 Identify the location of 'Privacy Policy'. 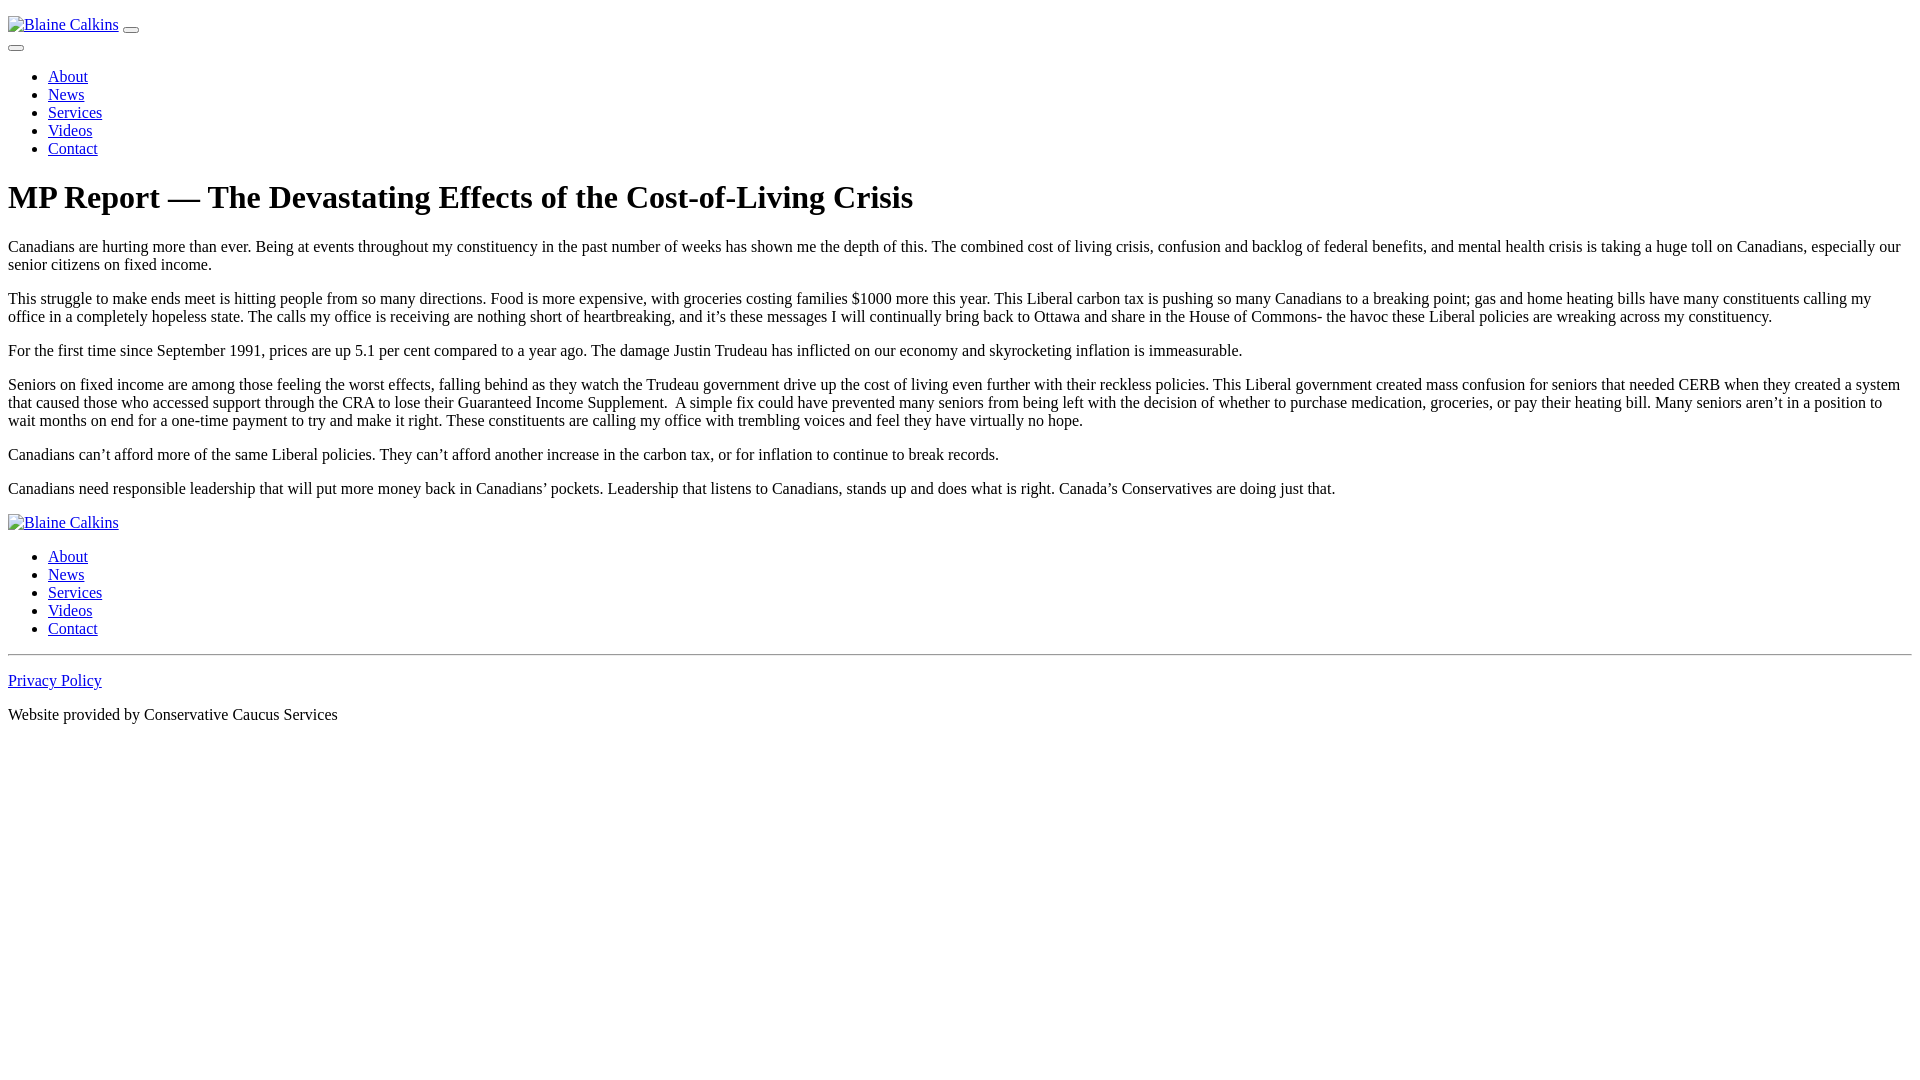
(54, 679).